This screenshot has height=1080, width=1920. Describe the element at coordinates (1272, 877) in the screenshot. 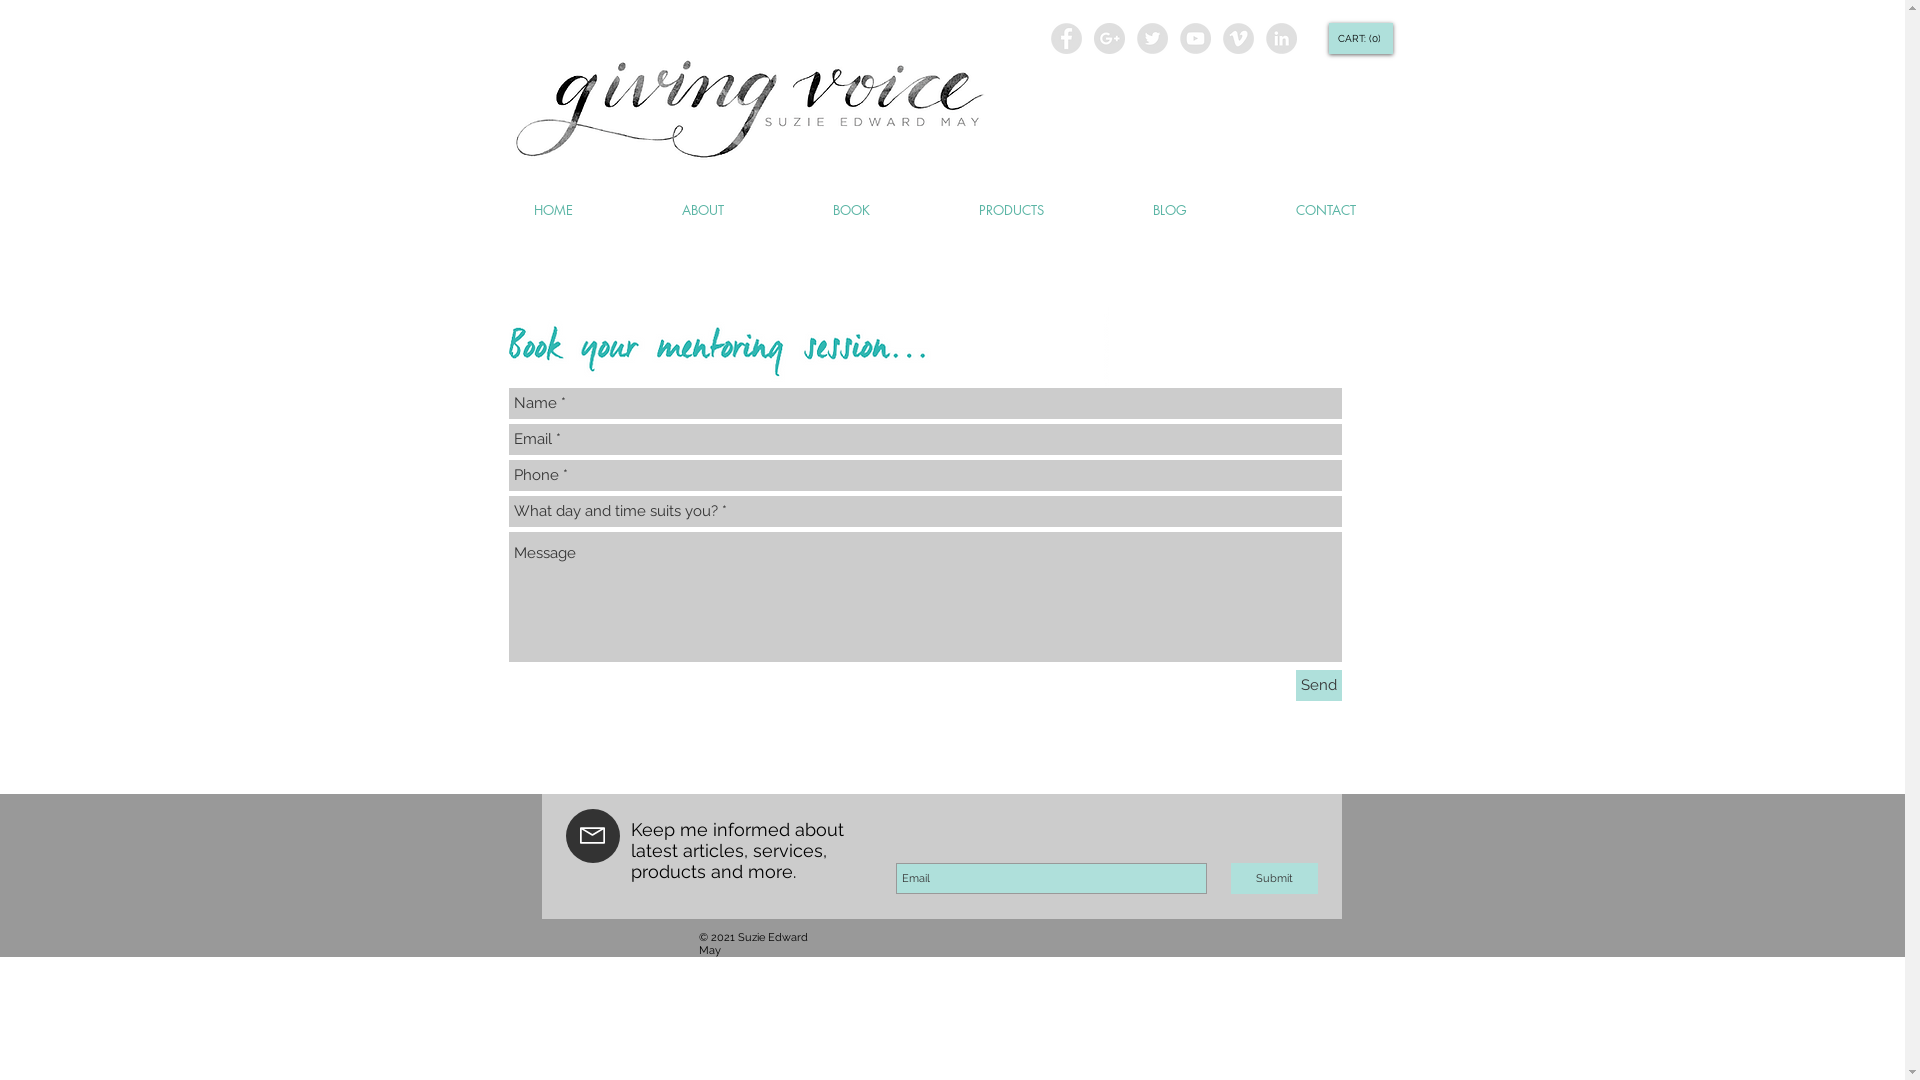

I see `'Submit'` at that location.